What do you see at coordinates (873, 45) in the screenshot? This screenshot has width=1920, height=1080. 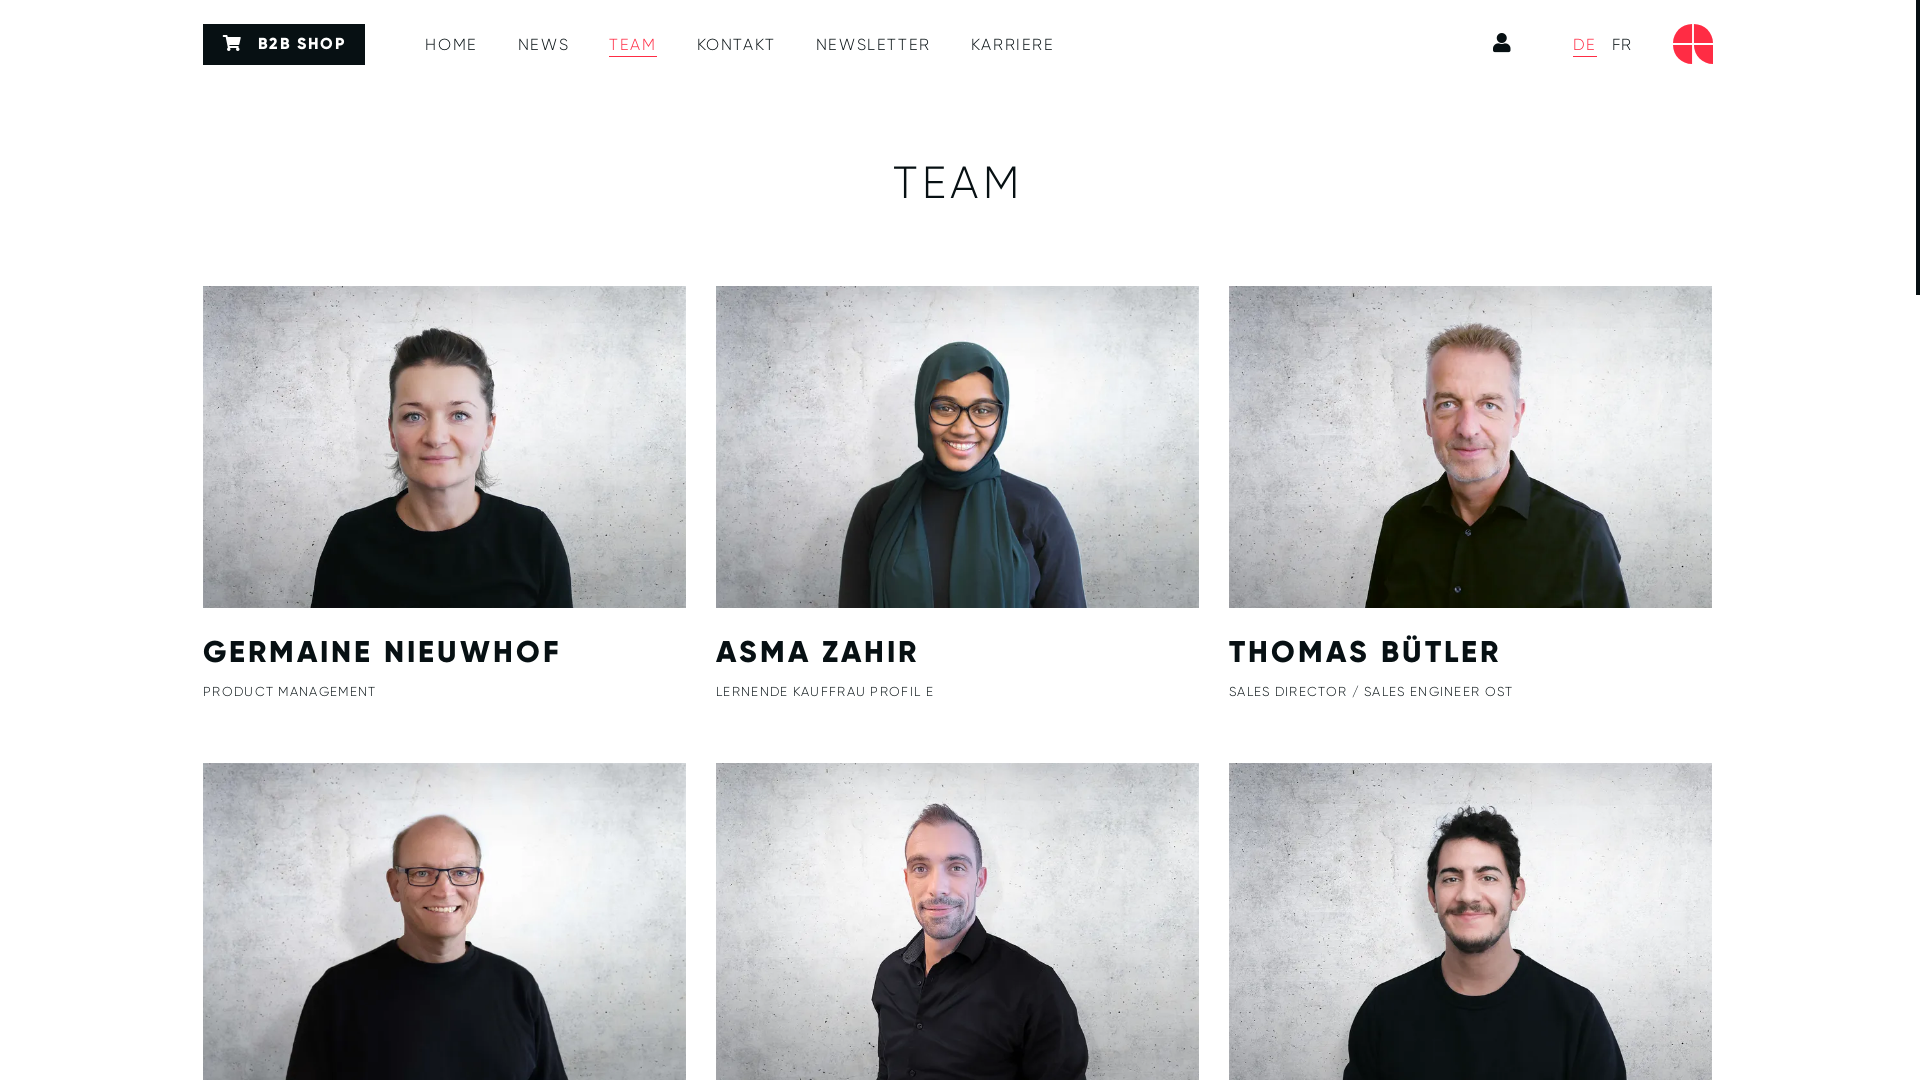 I see `'NEWSLETTER'` at bounding box center [873, 45].